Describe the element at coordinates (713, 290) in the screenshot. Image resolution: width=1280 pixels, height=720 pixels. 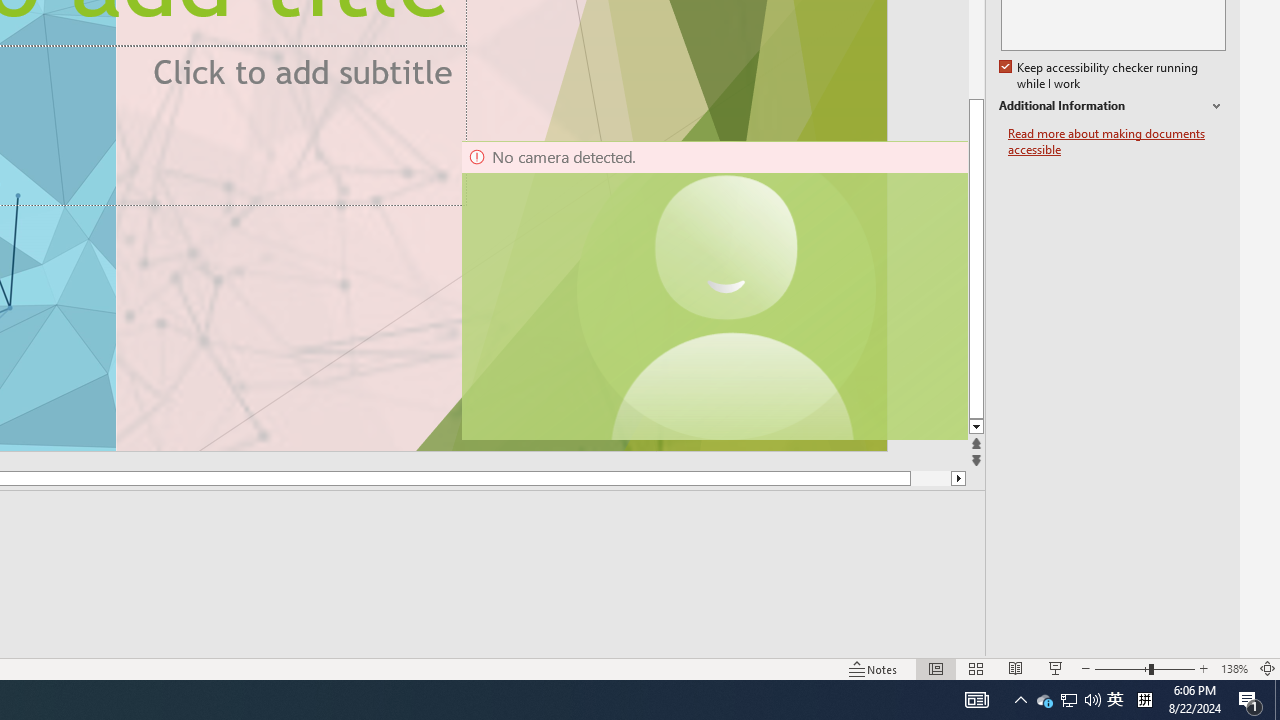
I see `'Camera 14, No camera detected.'` at that location.